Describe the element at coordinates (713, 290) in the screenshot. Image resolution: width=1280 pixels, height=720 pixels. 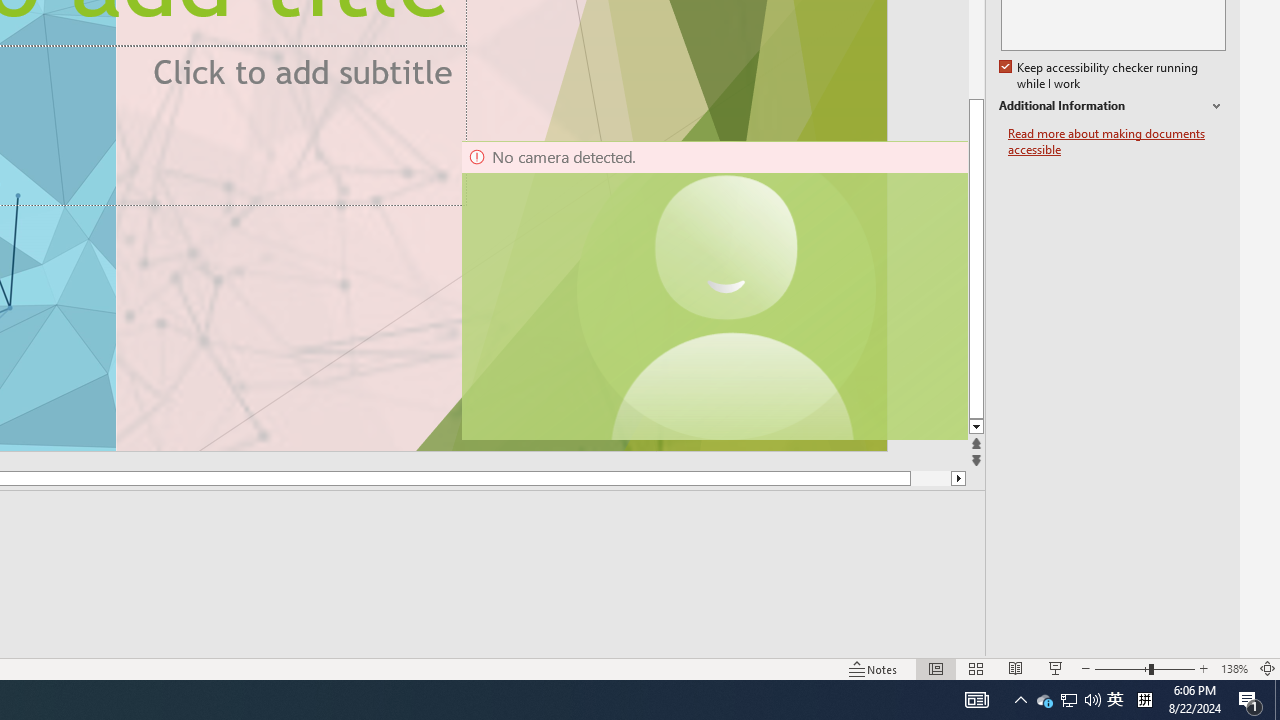
I see `'Camera 14, No camera detected.'` at that location.